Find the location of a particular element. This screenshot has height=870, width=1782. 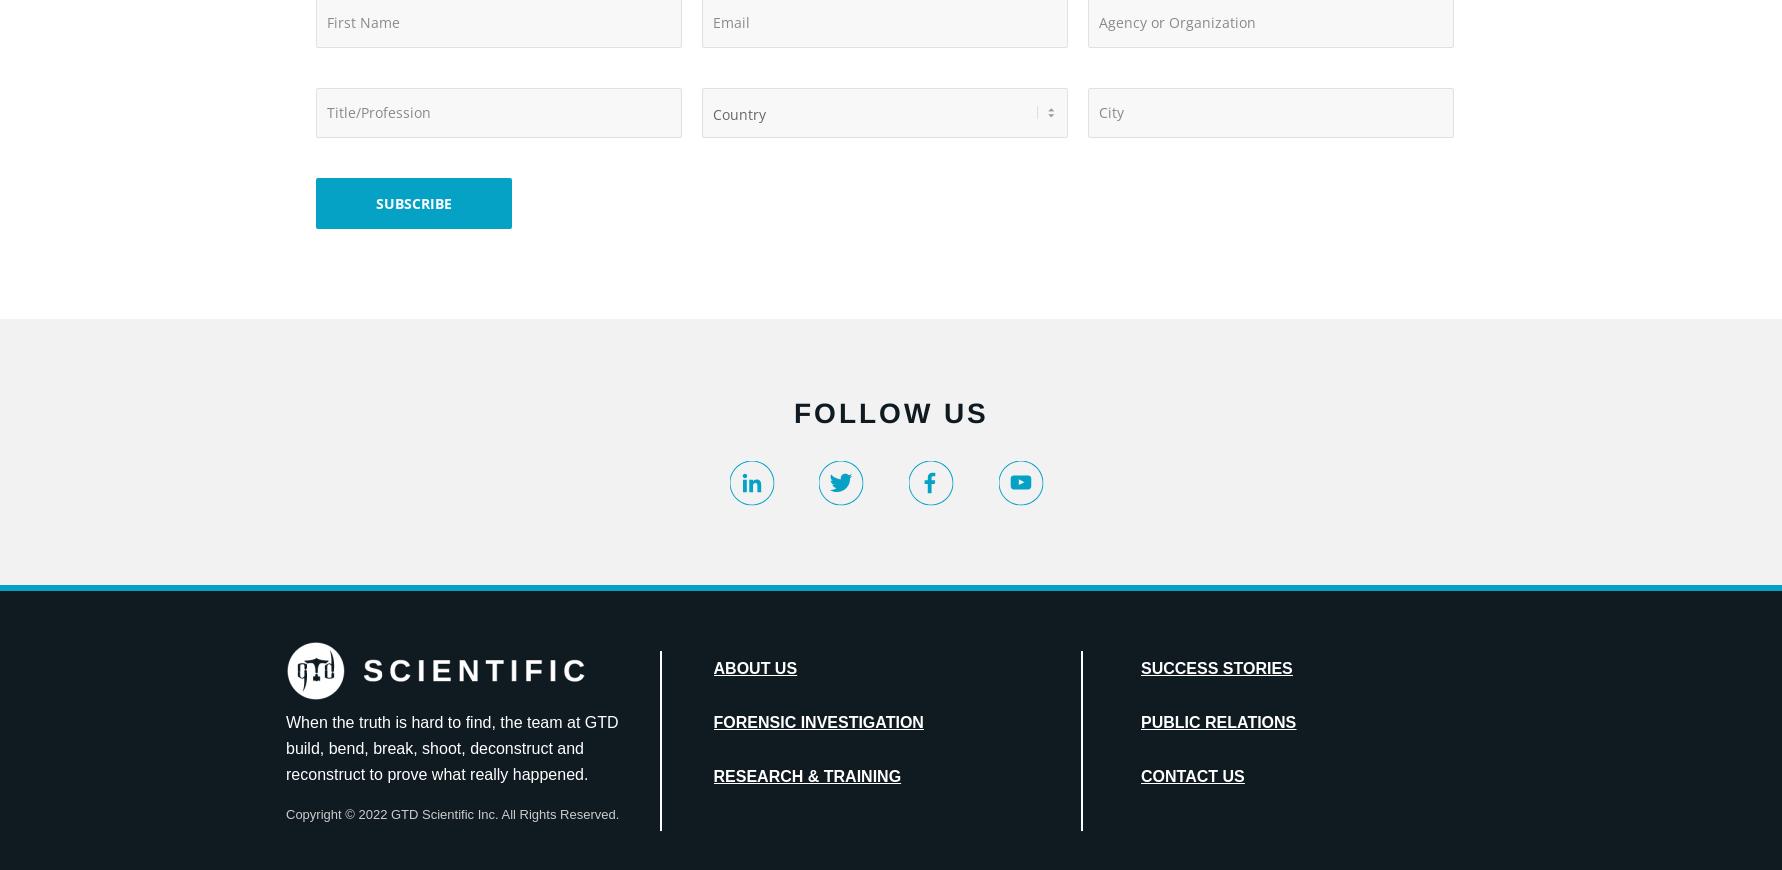

'Copyright' is located at coordinates (314, 813).